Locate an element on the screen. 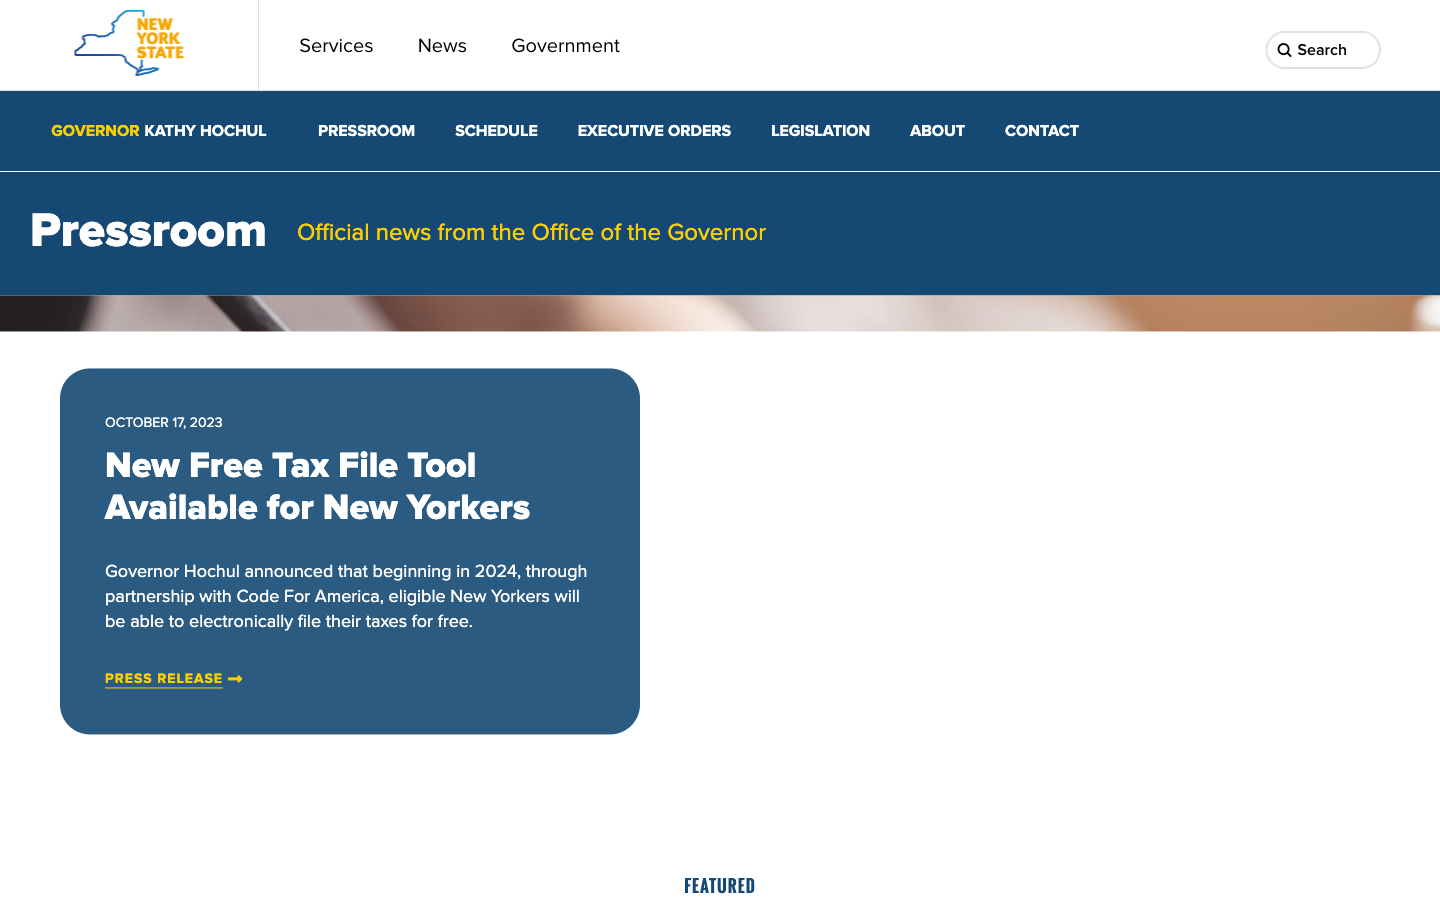  the official page of Governor Kathy Hochul is located at coordinates (157, 131).